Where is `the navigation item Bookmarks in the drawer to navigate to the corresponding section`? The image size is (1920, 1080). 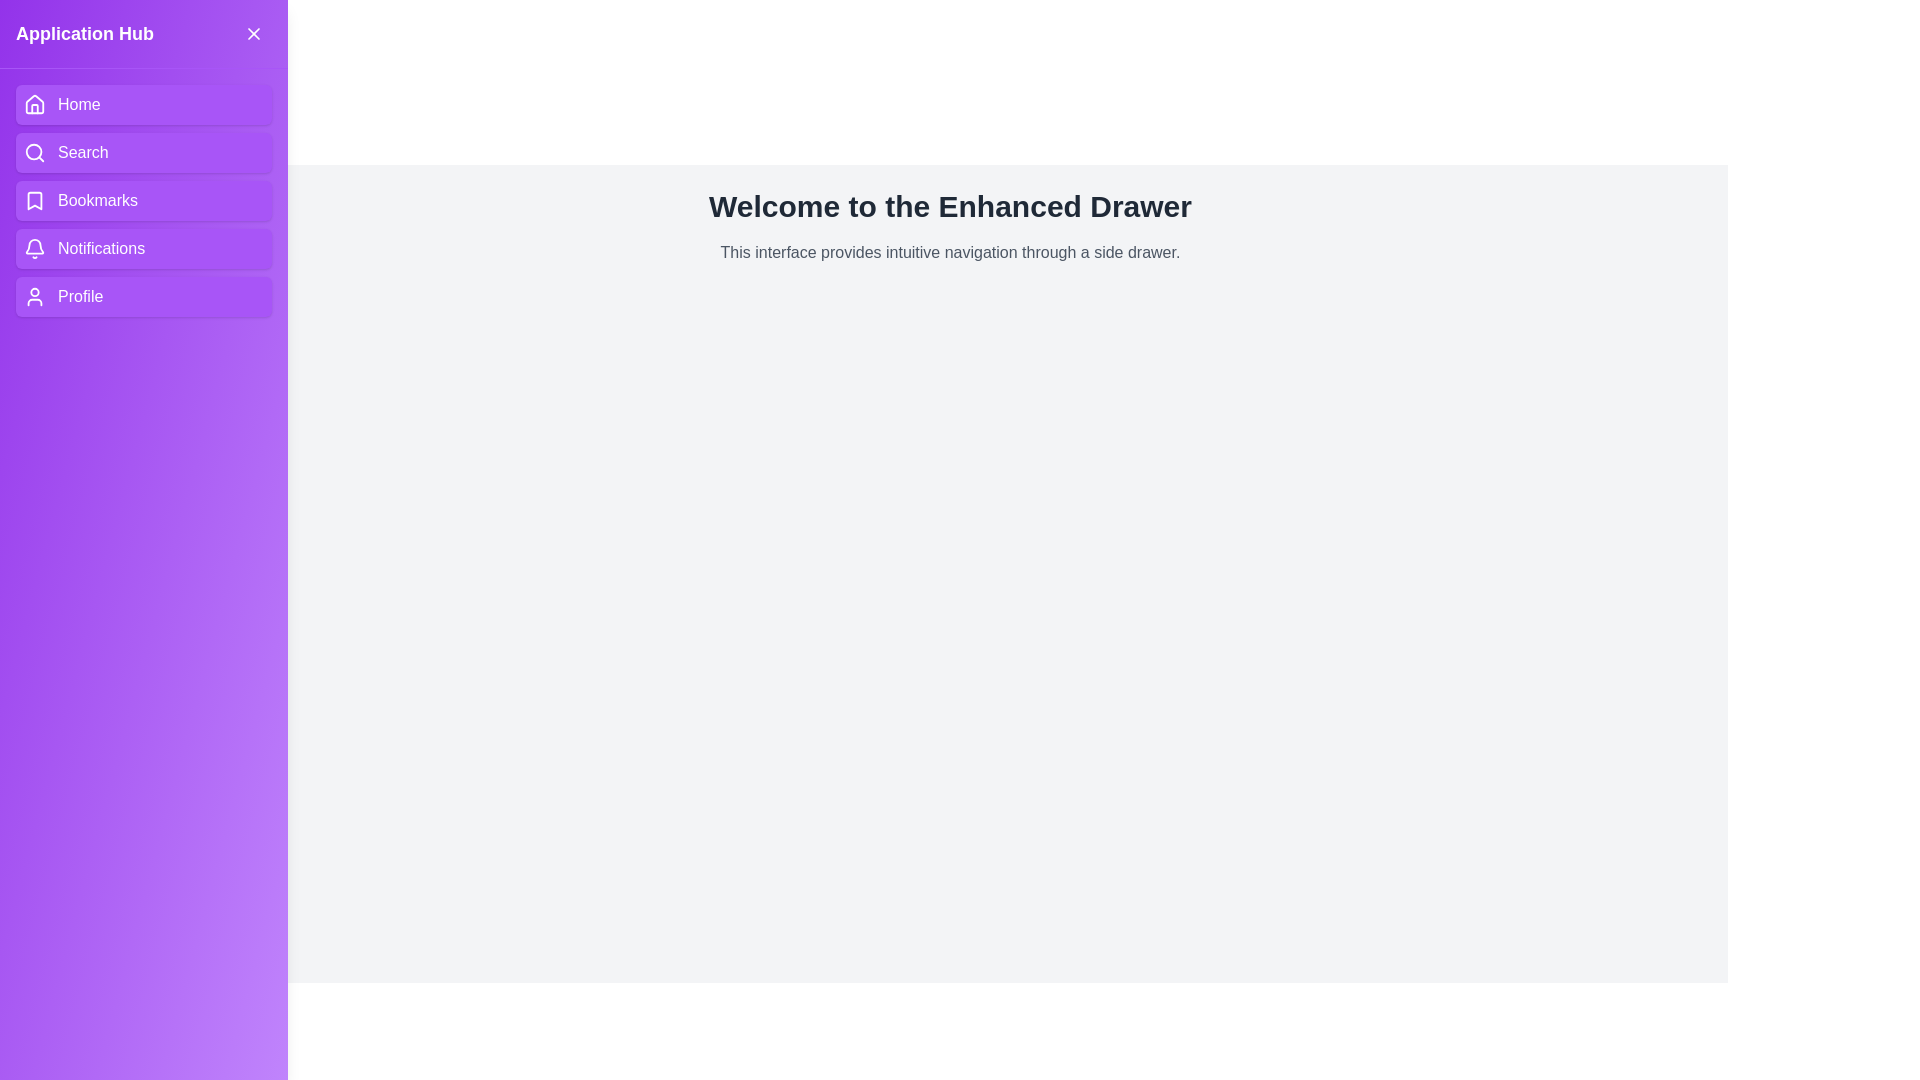
the navigation item Bookmarks in the drawer to navigate to the corresponding section is located at coordinates (143, 200).